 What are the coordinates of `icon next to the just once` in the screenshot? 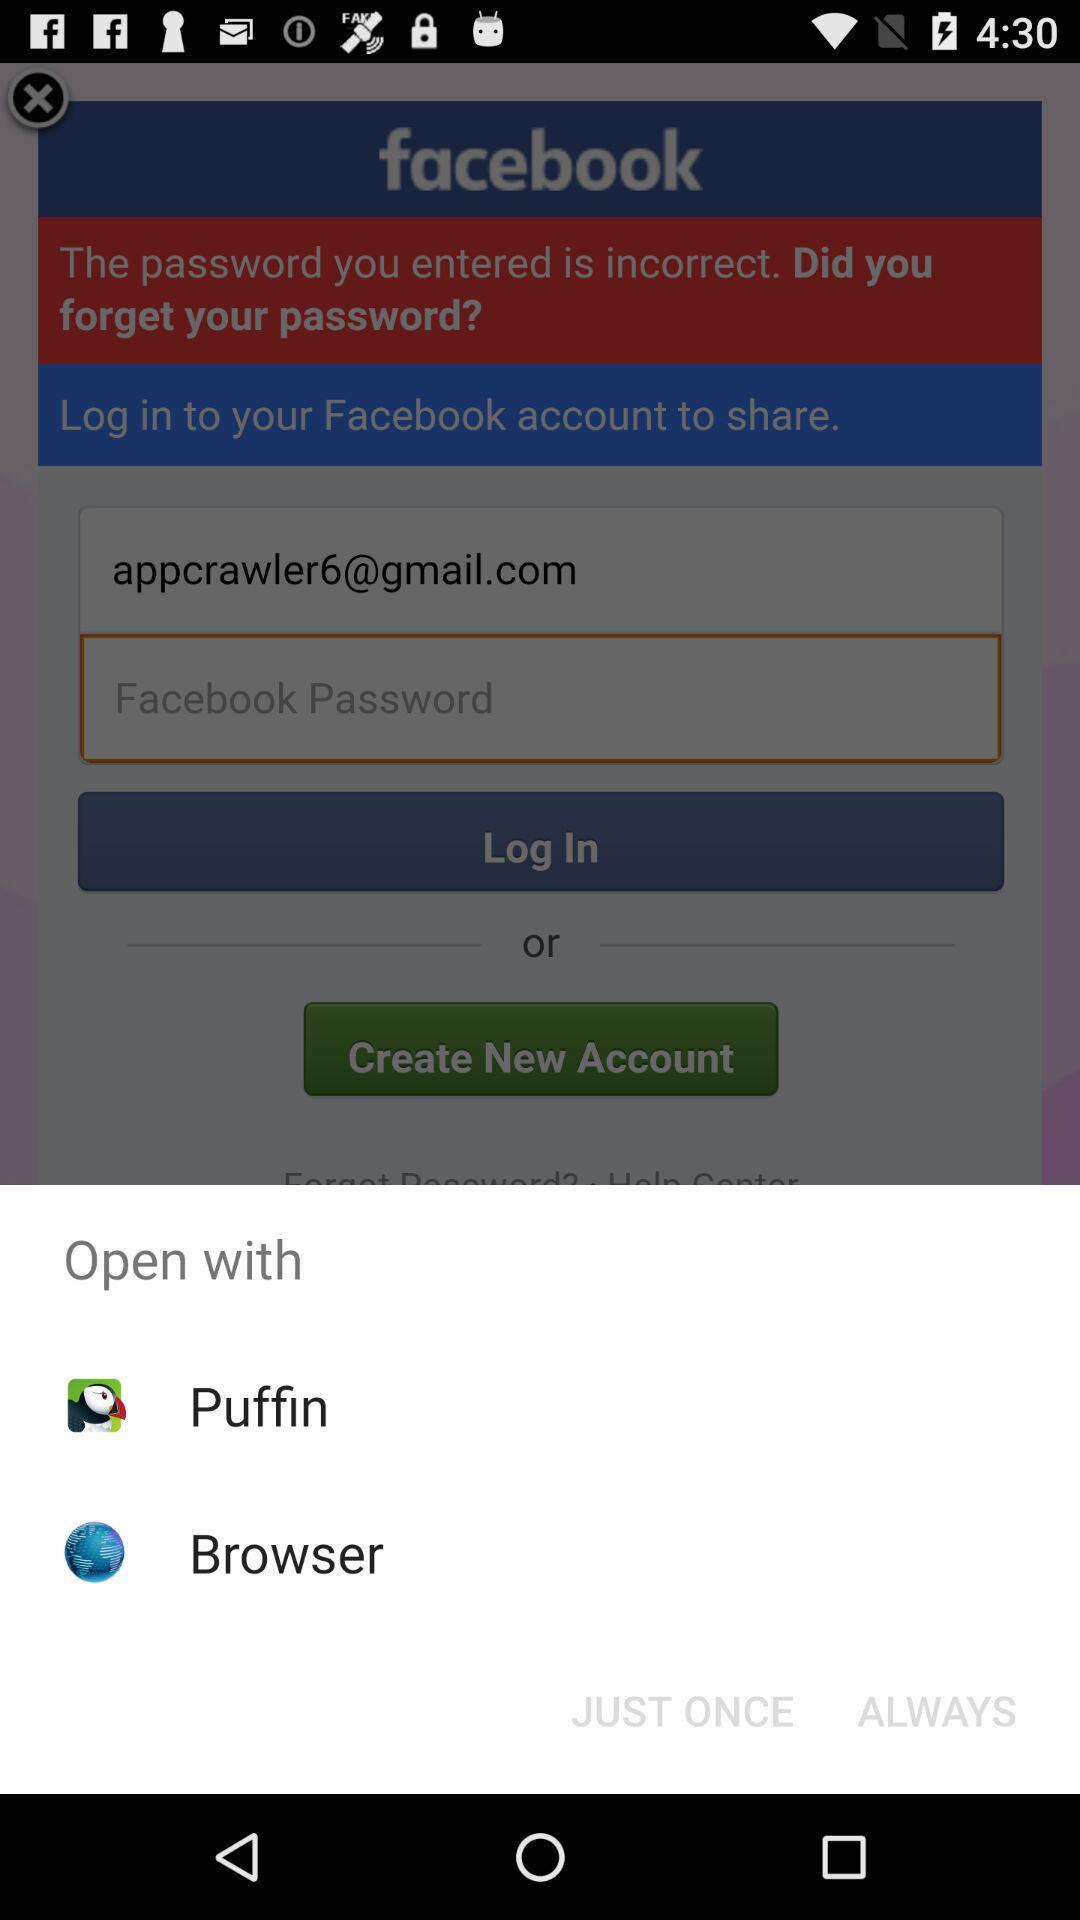 It's located at (937, 1708).